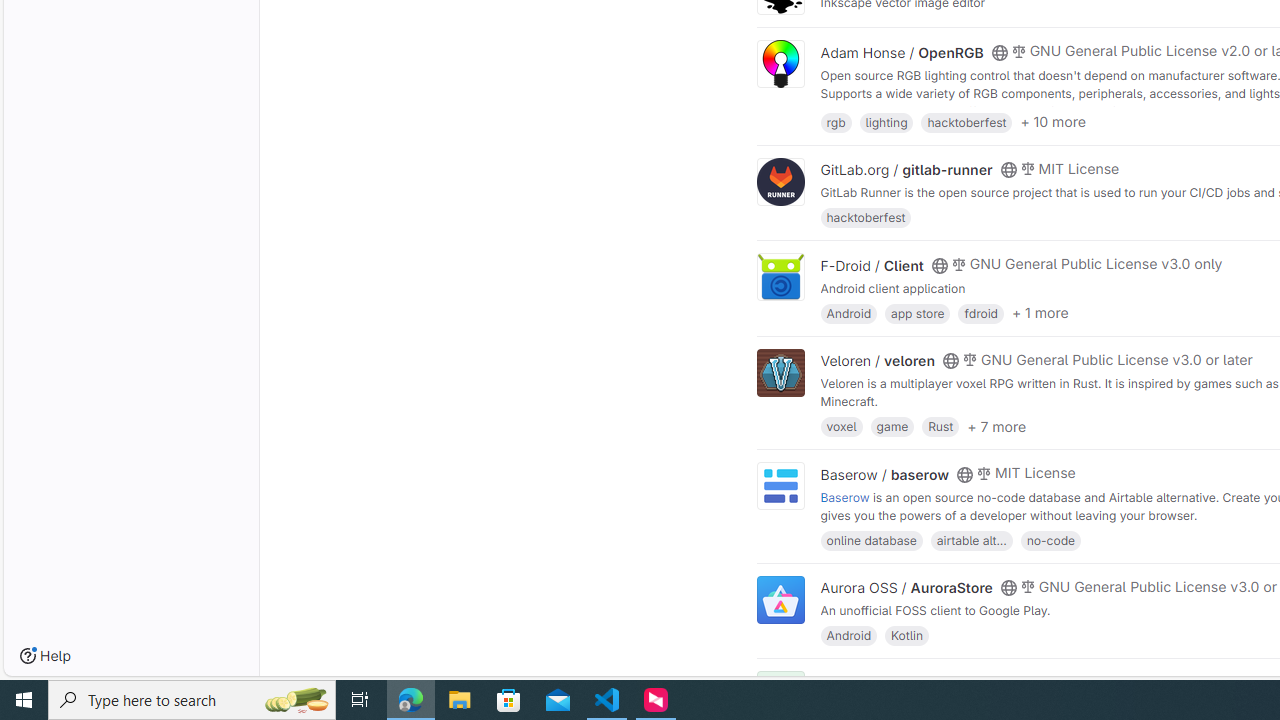  What do you see at coordinates (871, 538) in the screenshot?
I see `'online database'` at bounding box center [871, 538].